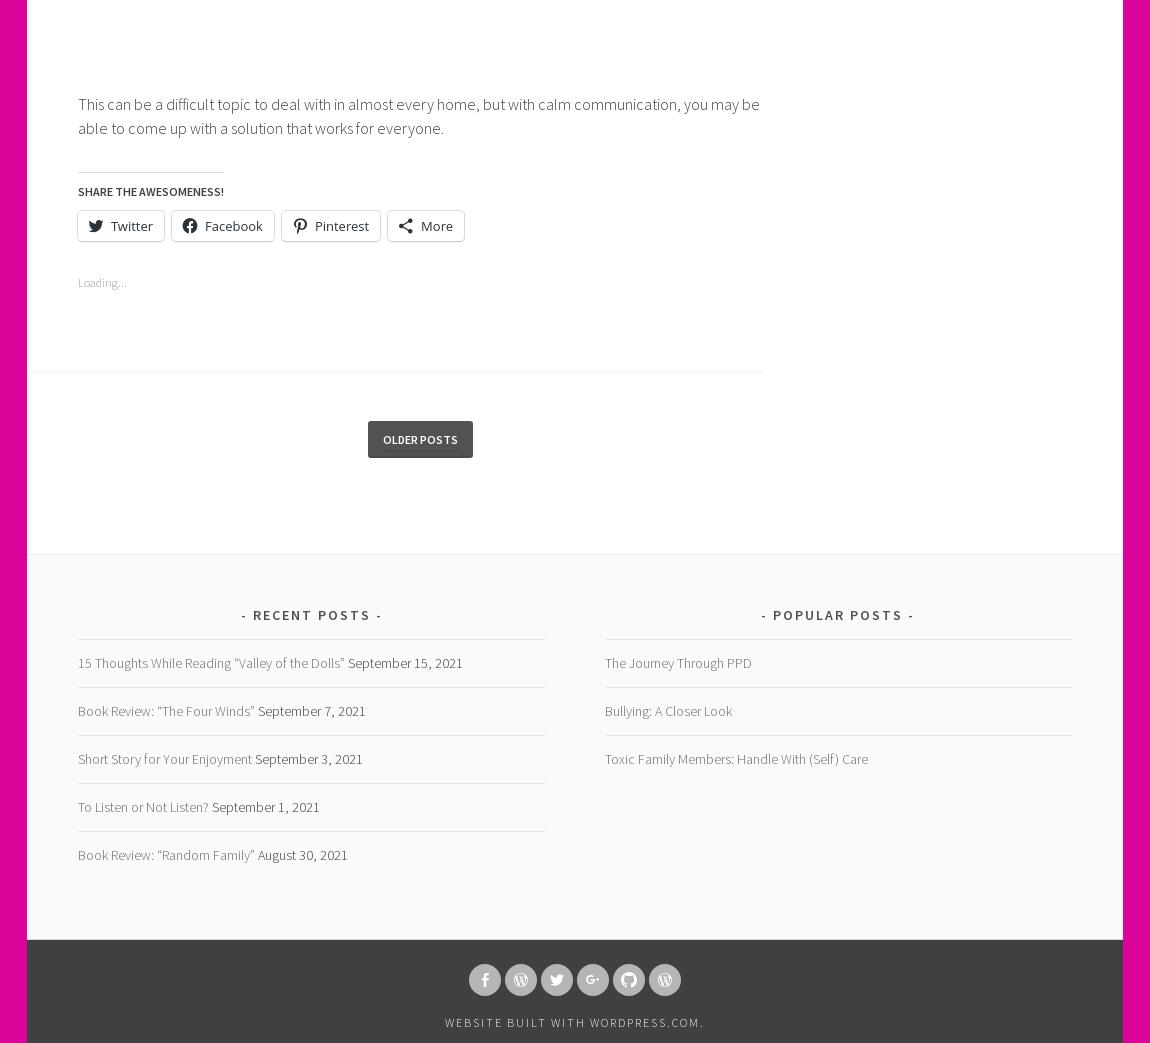 The height and width of the screenshot is (1043, 1150). I want to click on 'This can be a difficult topic to deal with in almost every home, but with calm communication, you may be able to come up with a solution that works for everyone.', so click(418, 115).